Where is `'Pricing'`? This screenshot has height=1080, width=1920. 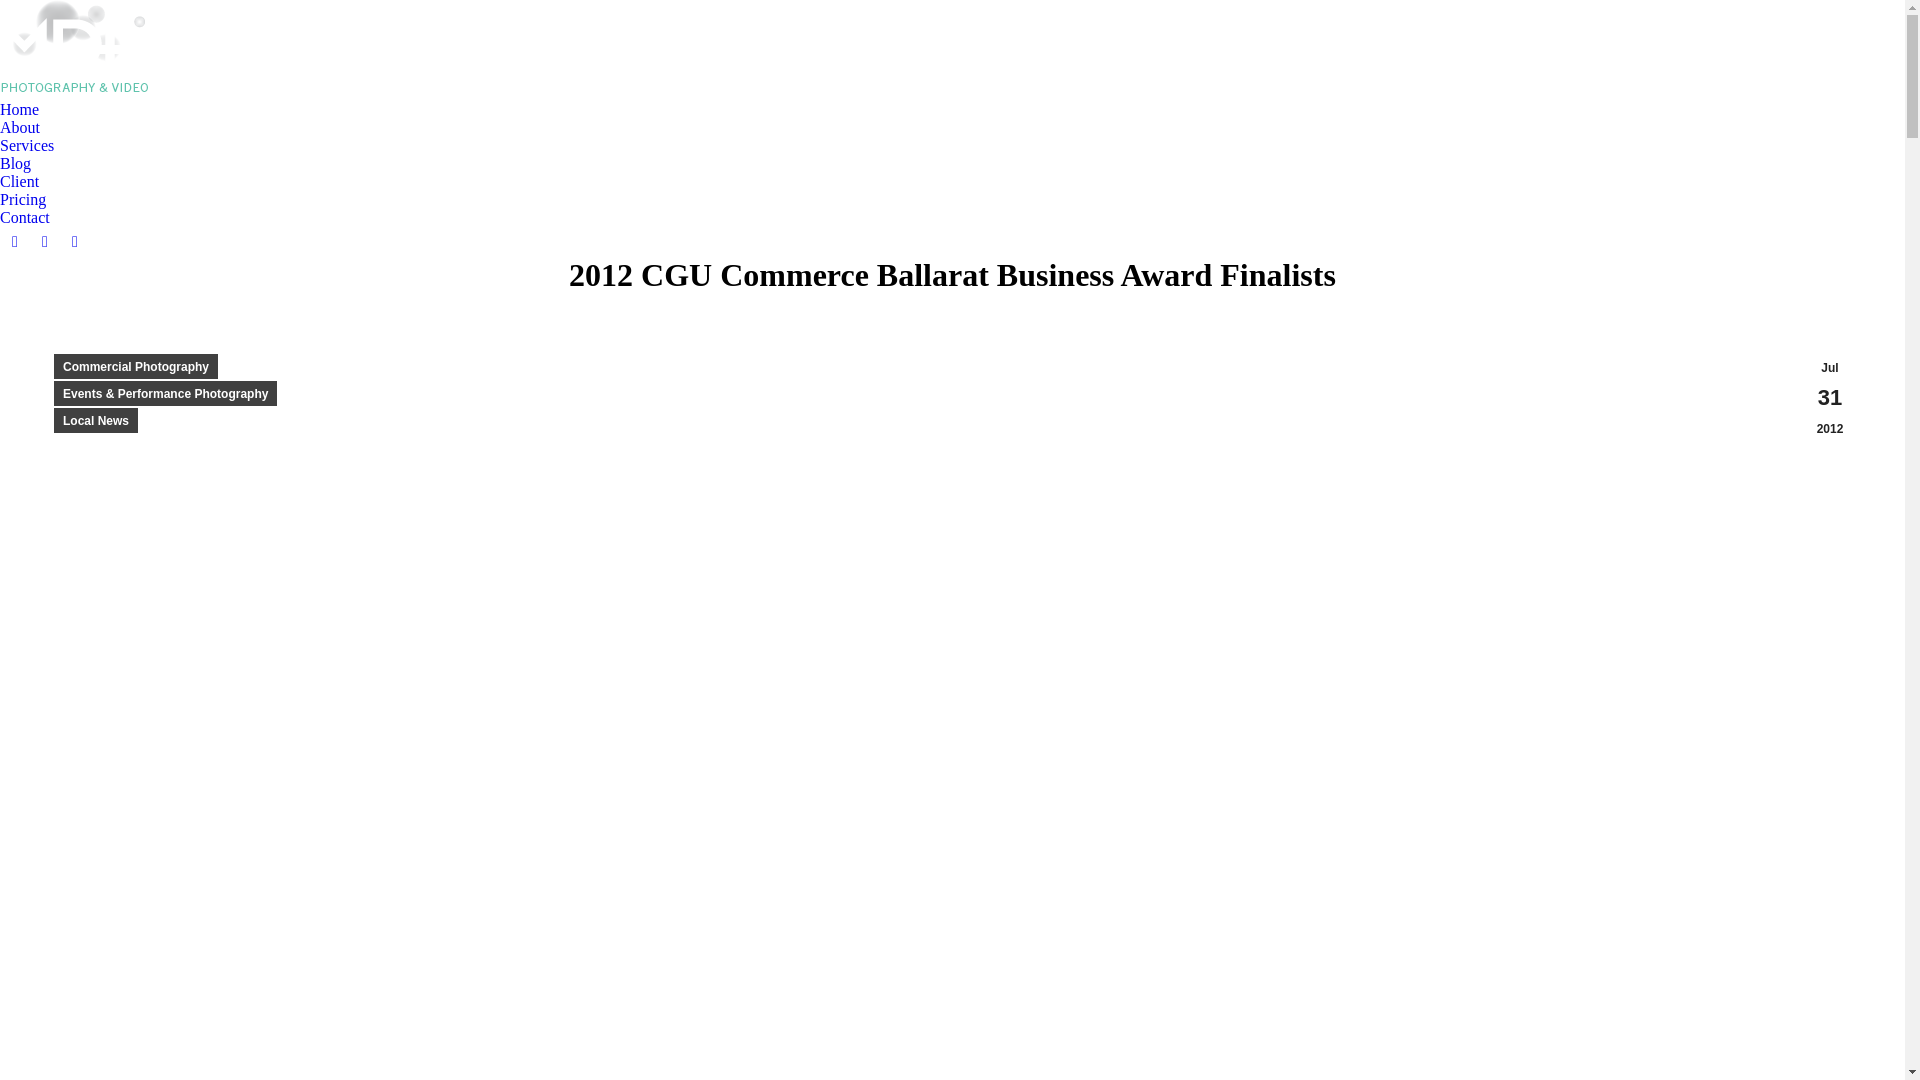 'Pricing' is located at coordinates (23, 200).